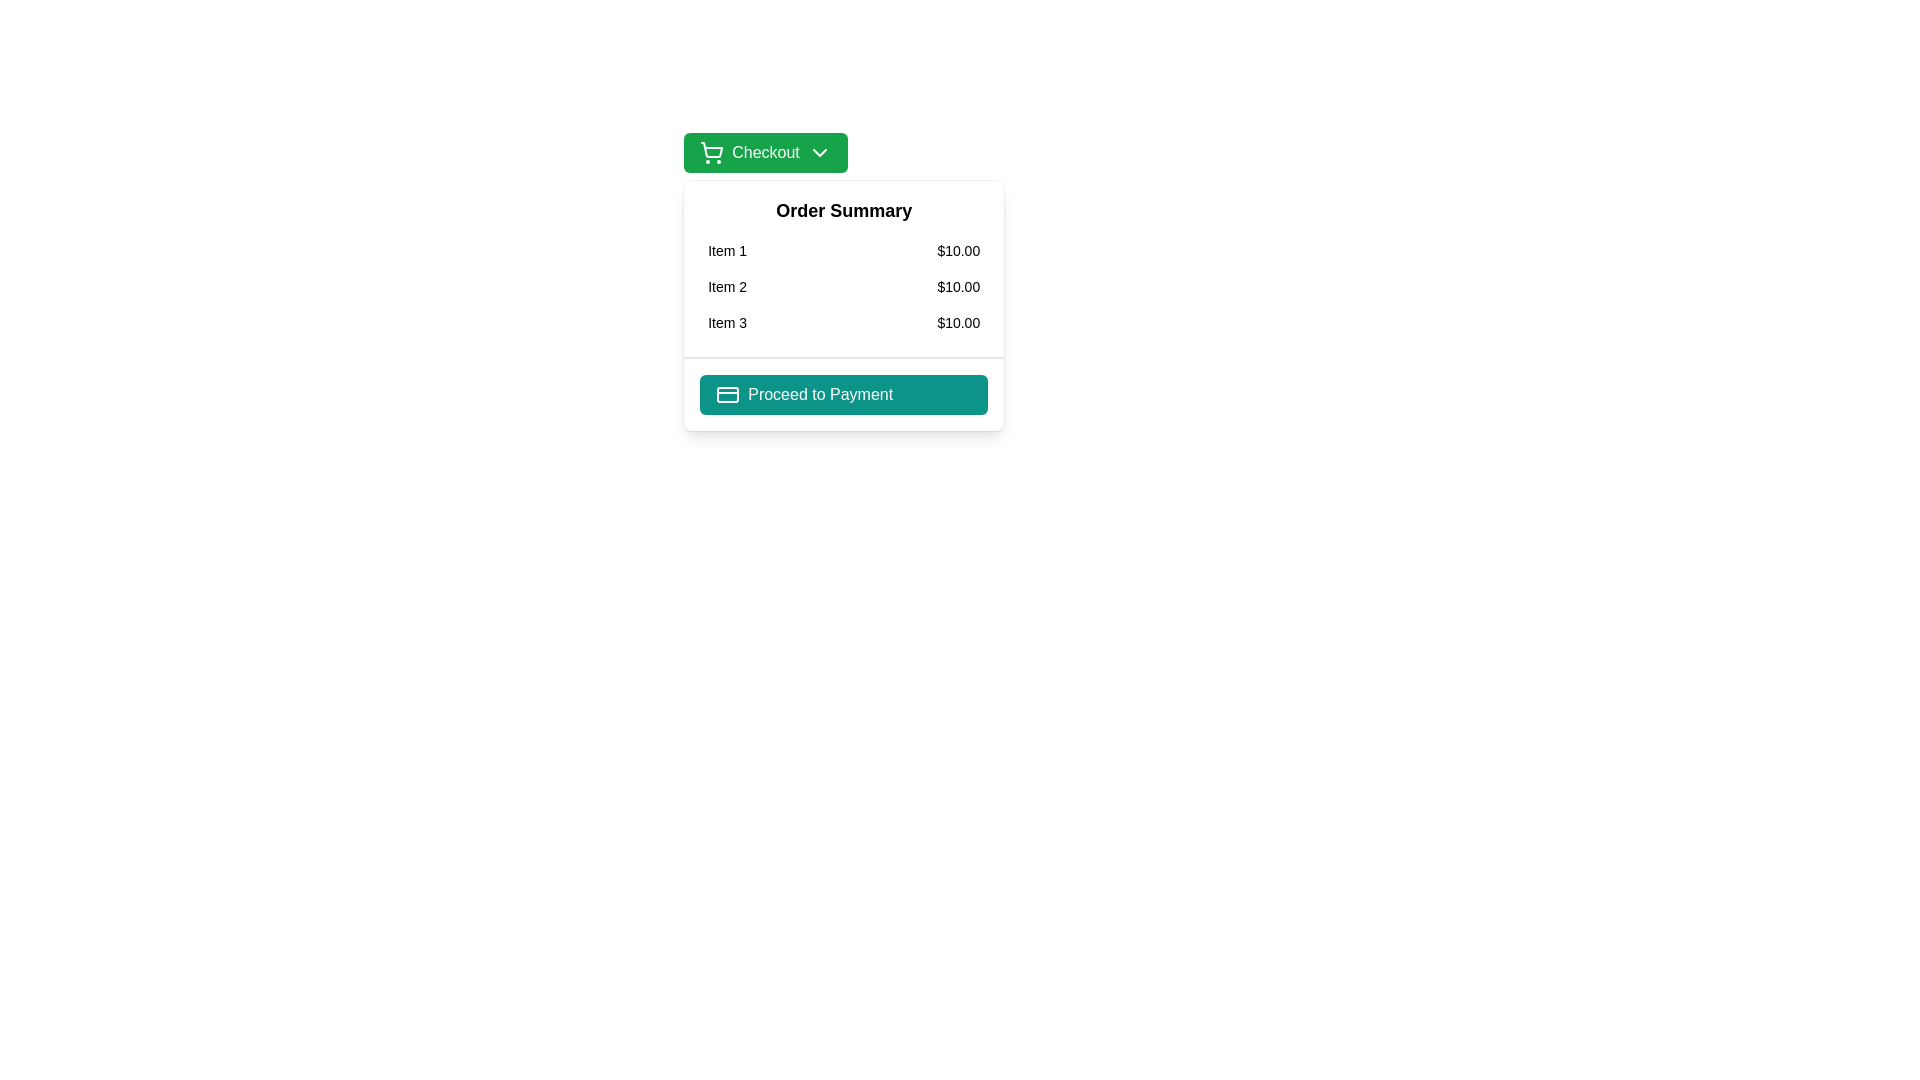  Describe the element at coordinates (726, 322) in the screenshot. I see `the text label displaying 'Item 3' in the 'Order Summary' section, which is positioned next to the price '$10.00'` at that location.